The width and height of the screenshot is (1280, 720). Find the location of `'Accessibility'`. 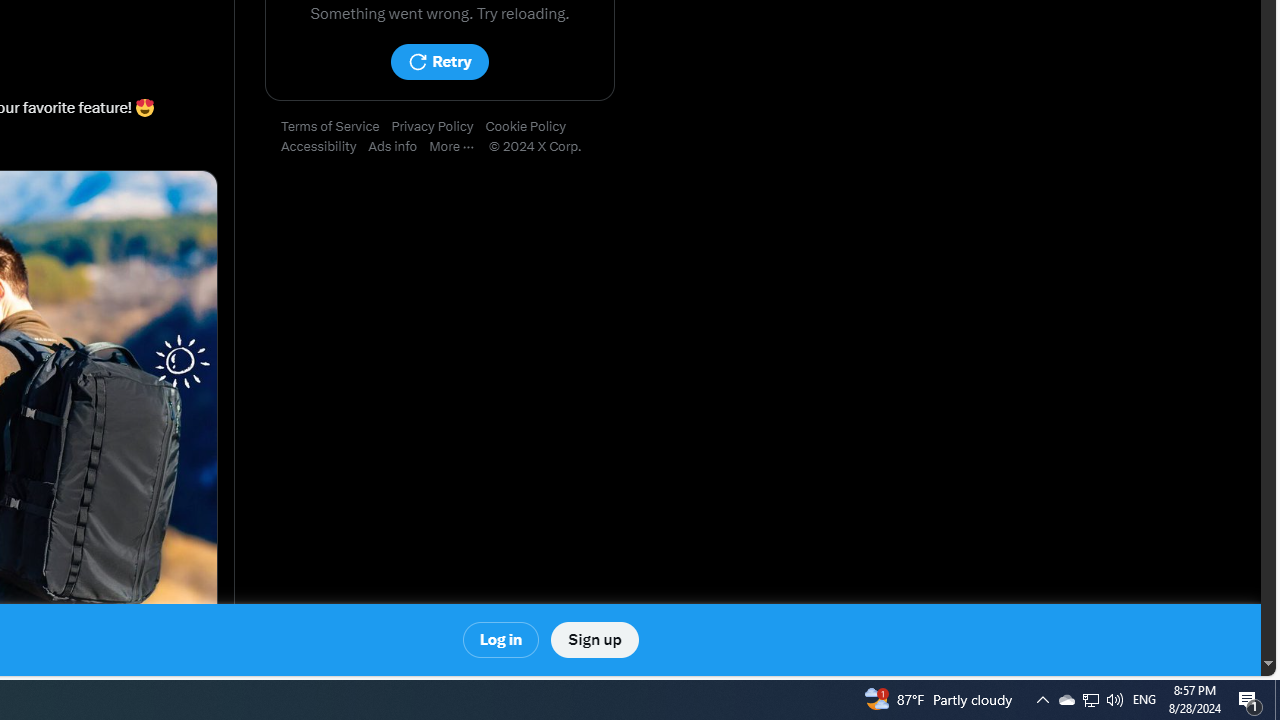

'Accessibility' is located at coordinates (325, 146).